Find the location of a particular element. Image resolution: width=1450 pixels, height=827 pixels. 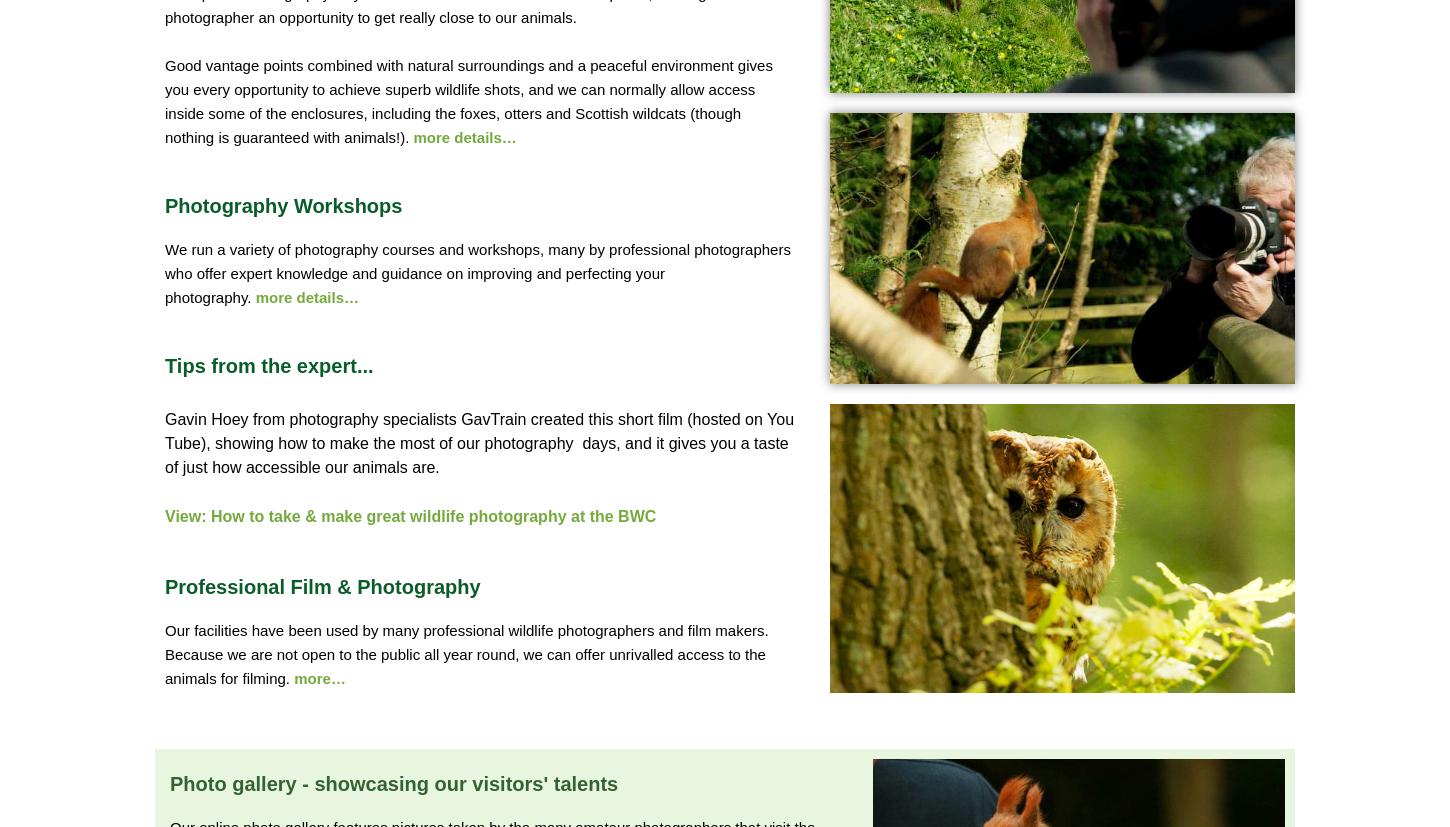

'Photo gallery - showcasing our visitors' talents' is located at coordinates (392, 783).